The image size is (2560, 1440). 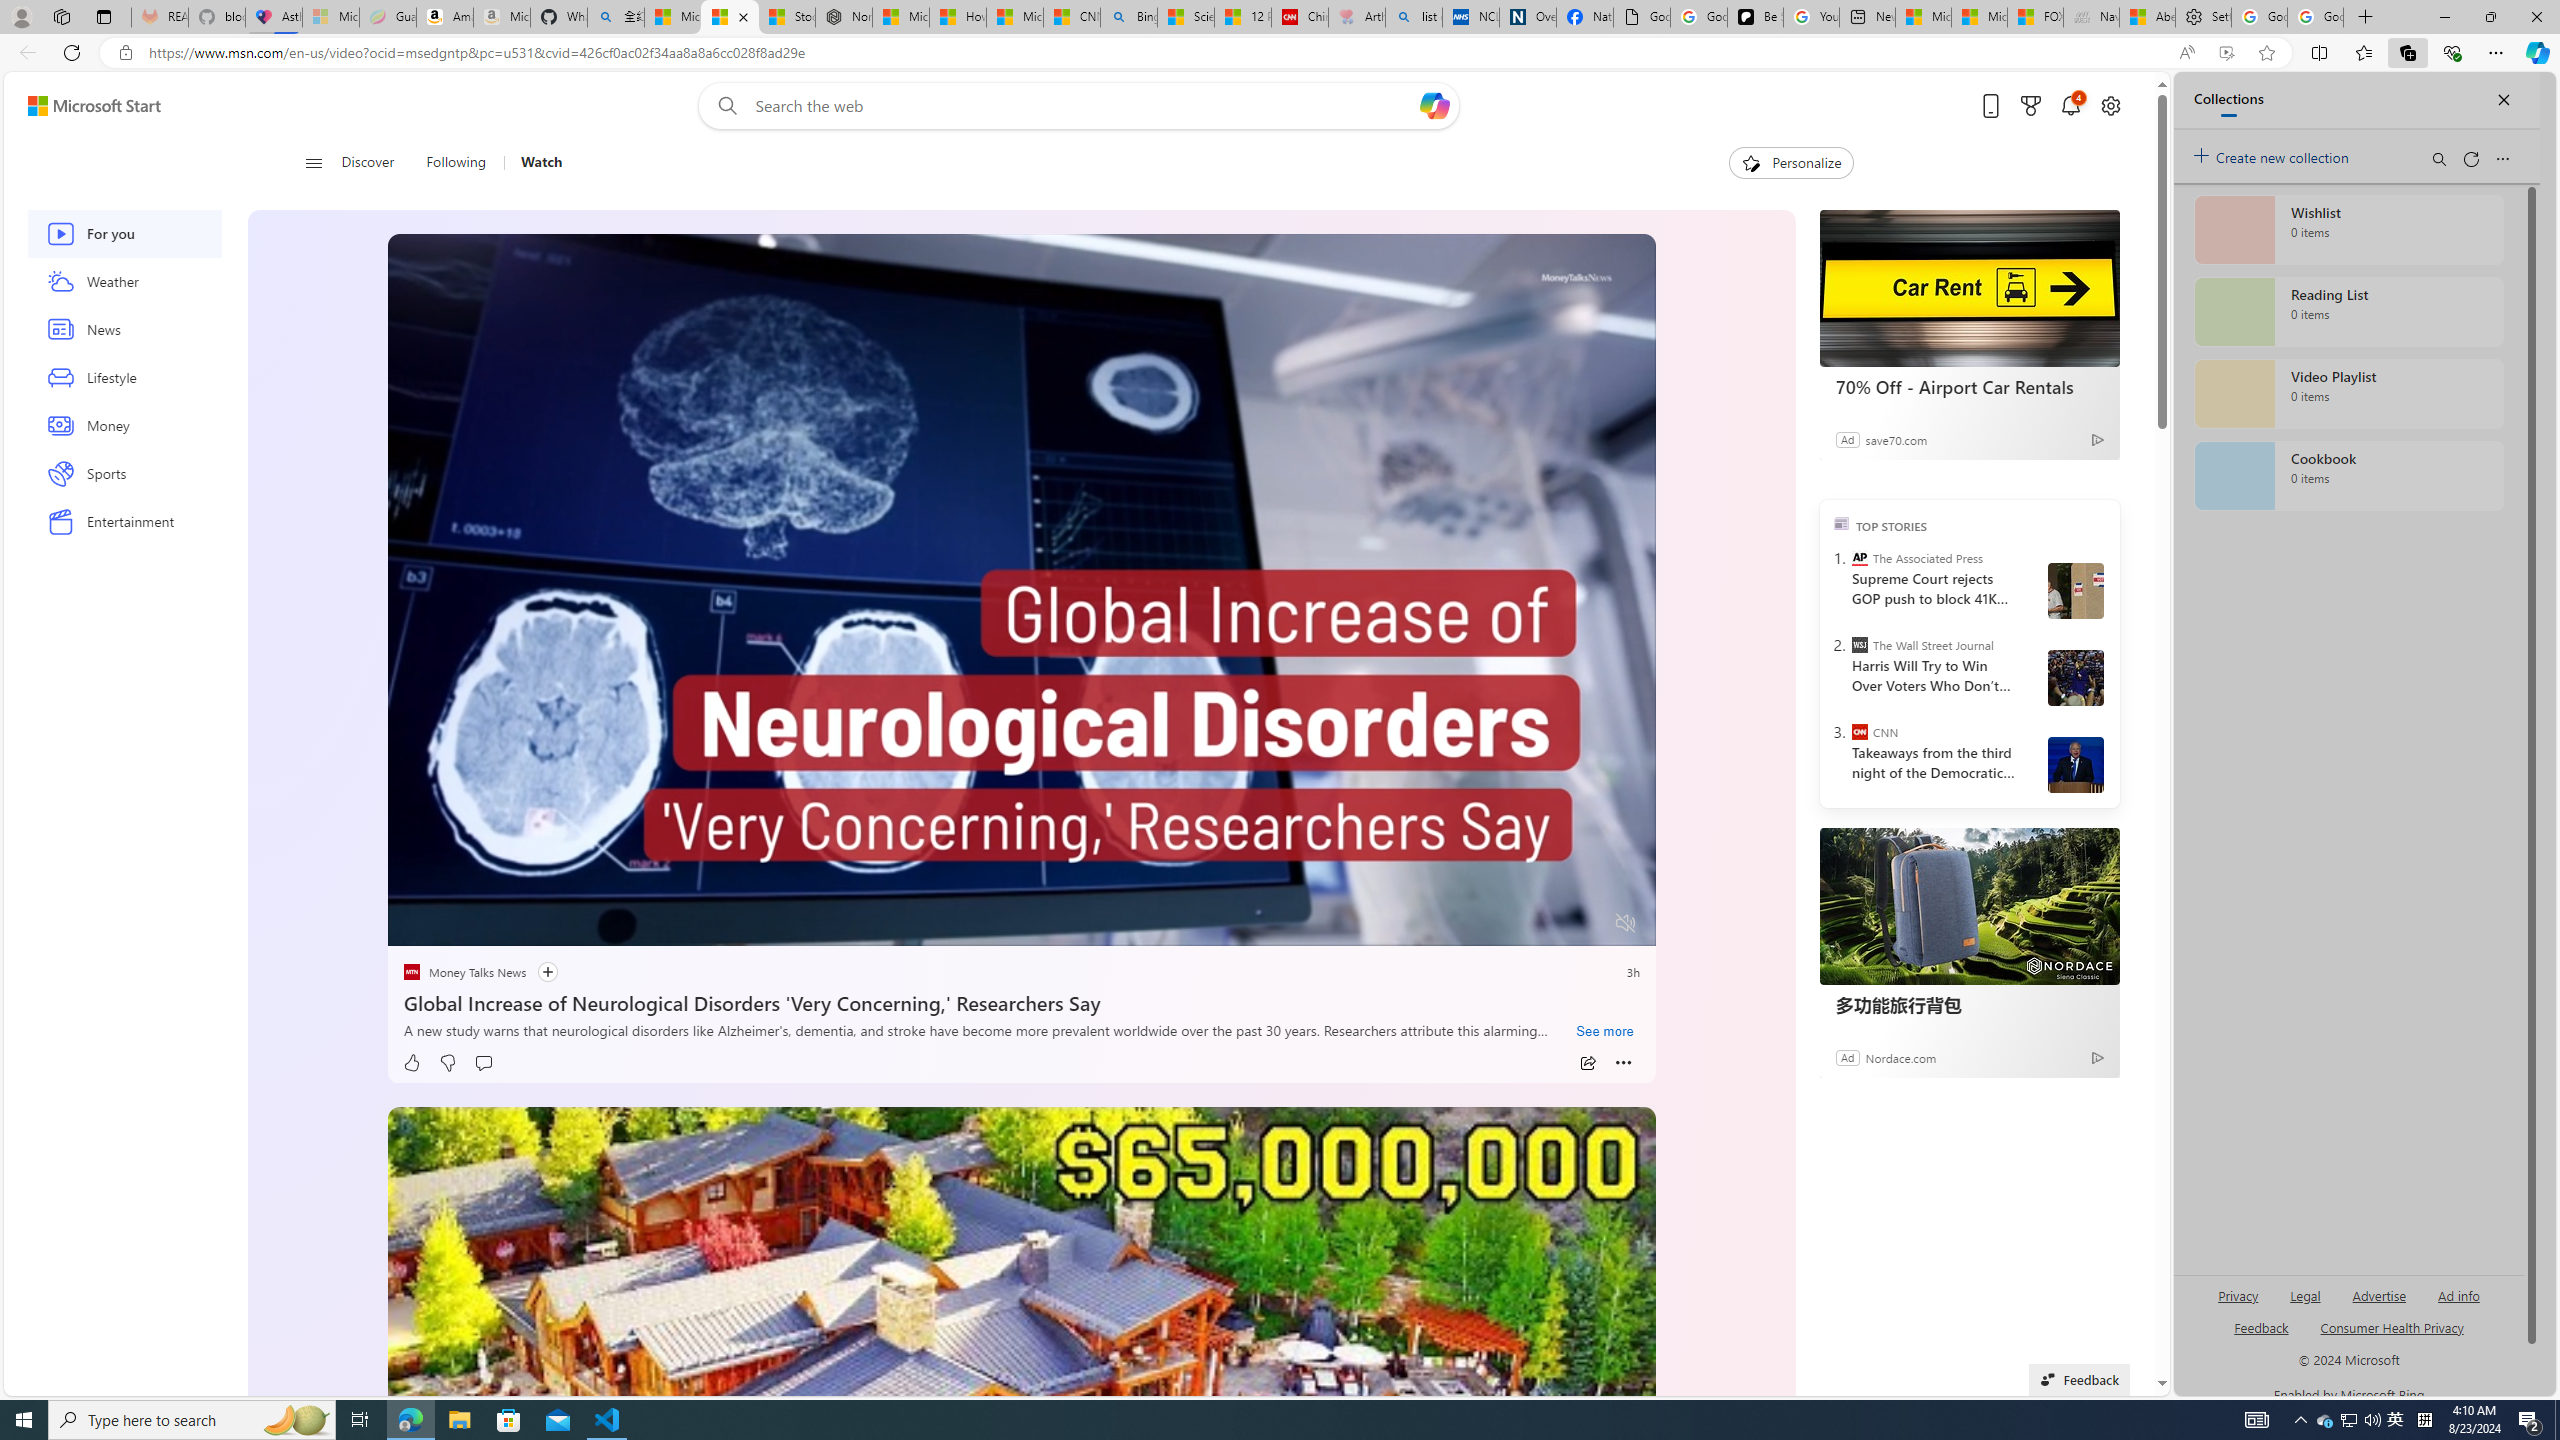 What do you see at coordinates (1623, 1062) in the screenshot?
I see `'Class: at-item inline-watch'` at bounding box center [1623, 1062].